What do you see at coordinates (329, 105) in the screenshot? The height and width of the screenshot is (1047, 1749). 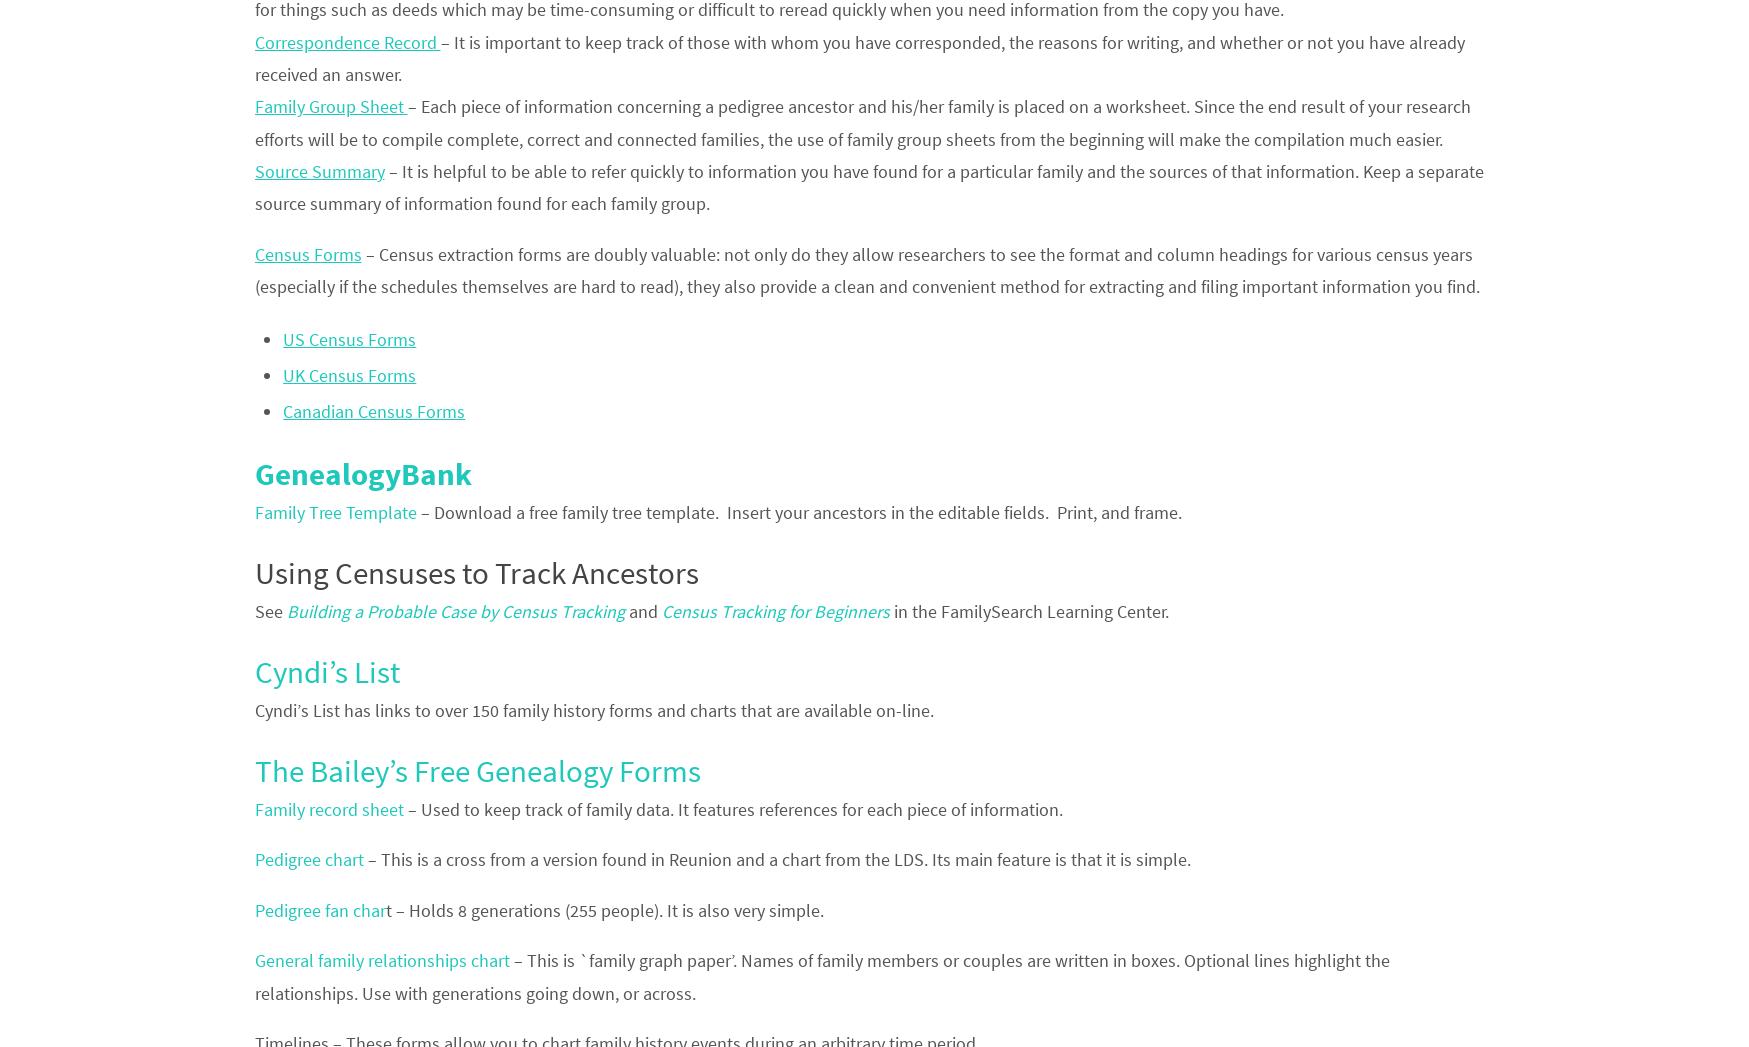 I see `'Family Group Sheet'` at bounding box center [329, 105].